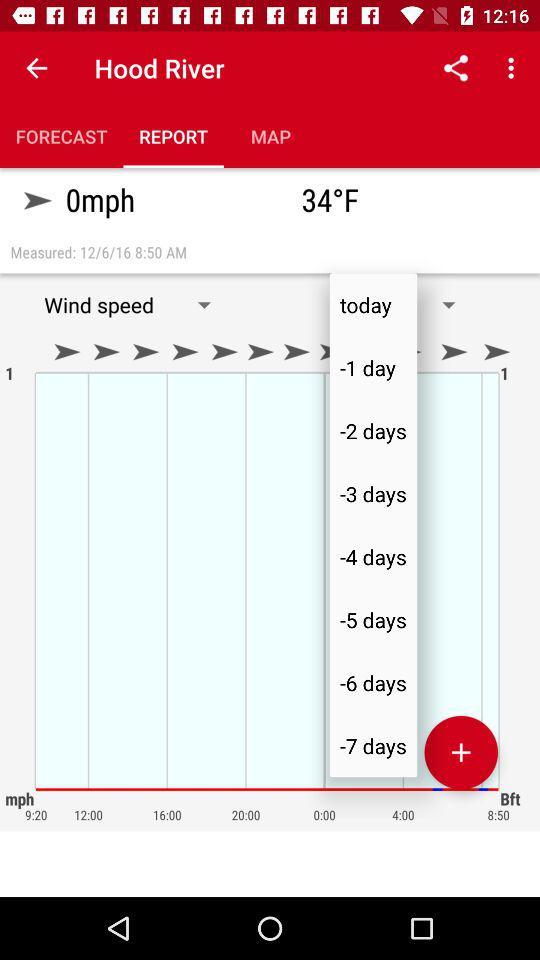  I want to click on increase, so click(461, 751).